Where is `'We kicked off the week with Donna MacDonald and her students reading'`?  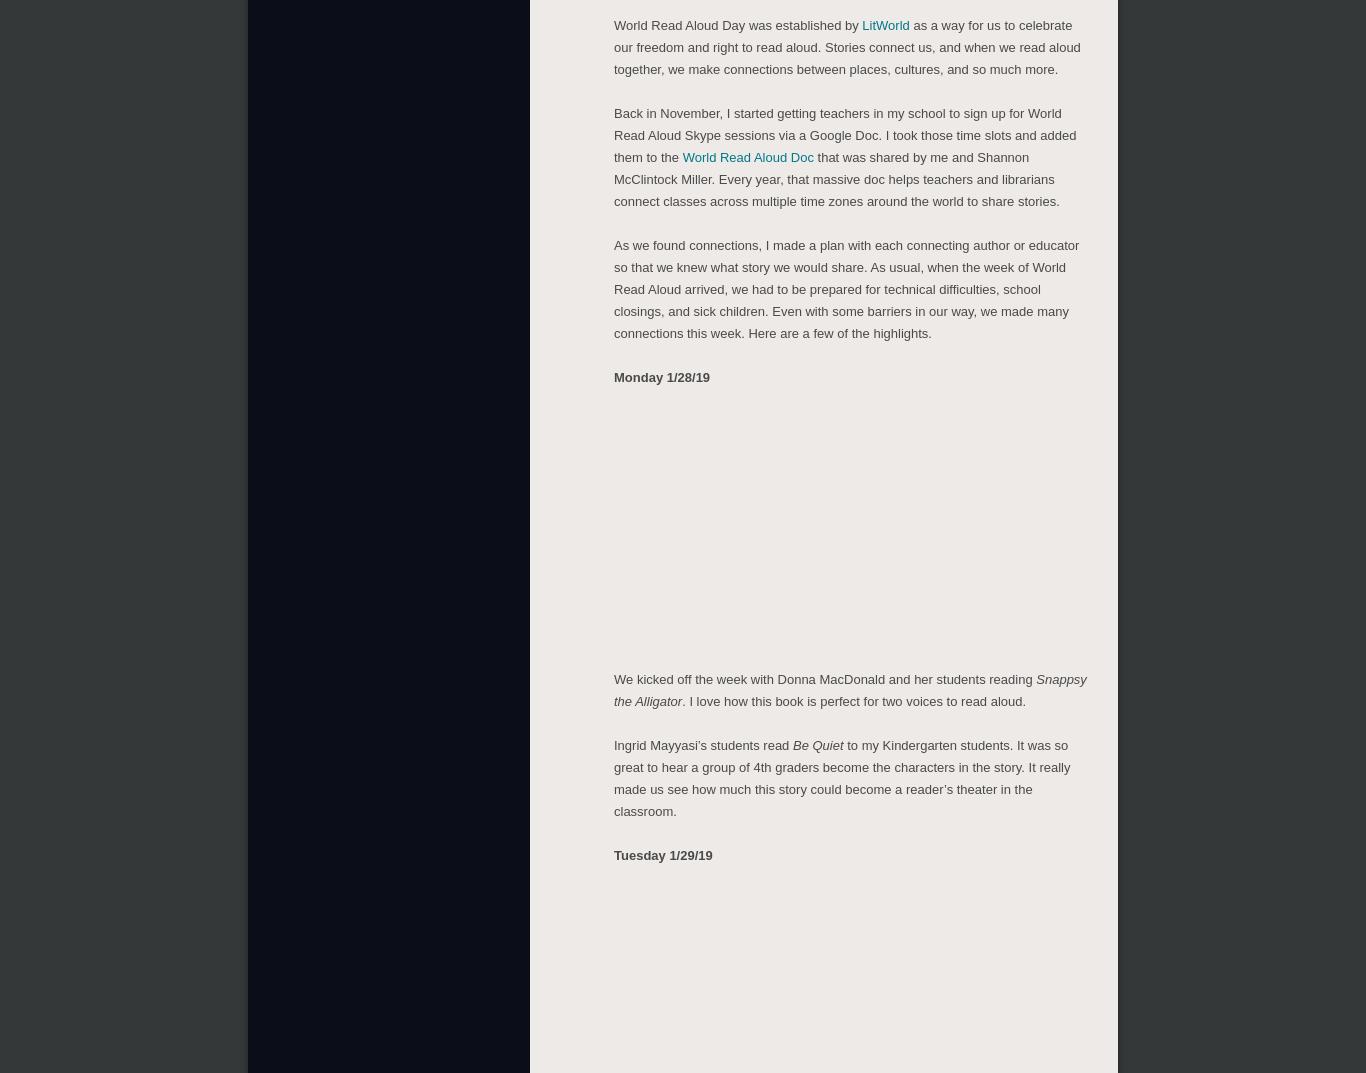 'We kicked off the week with Donna MacDonald and her students reading' is located at coordinates (824, 675).